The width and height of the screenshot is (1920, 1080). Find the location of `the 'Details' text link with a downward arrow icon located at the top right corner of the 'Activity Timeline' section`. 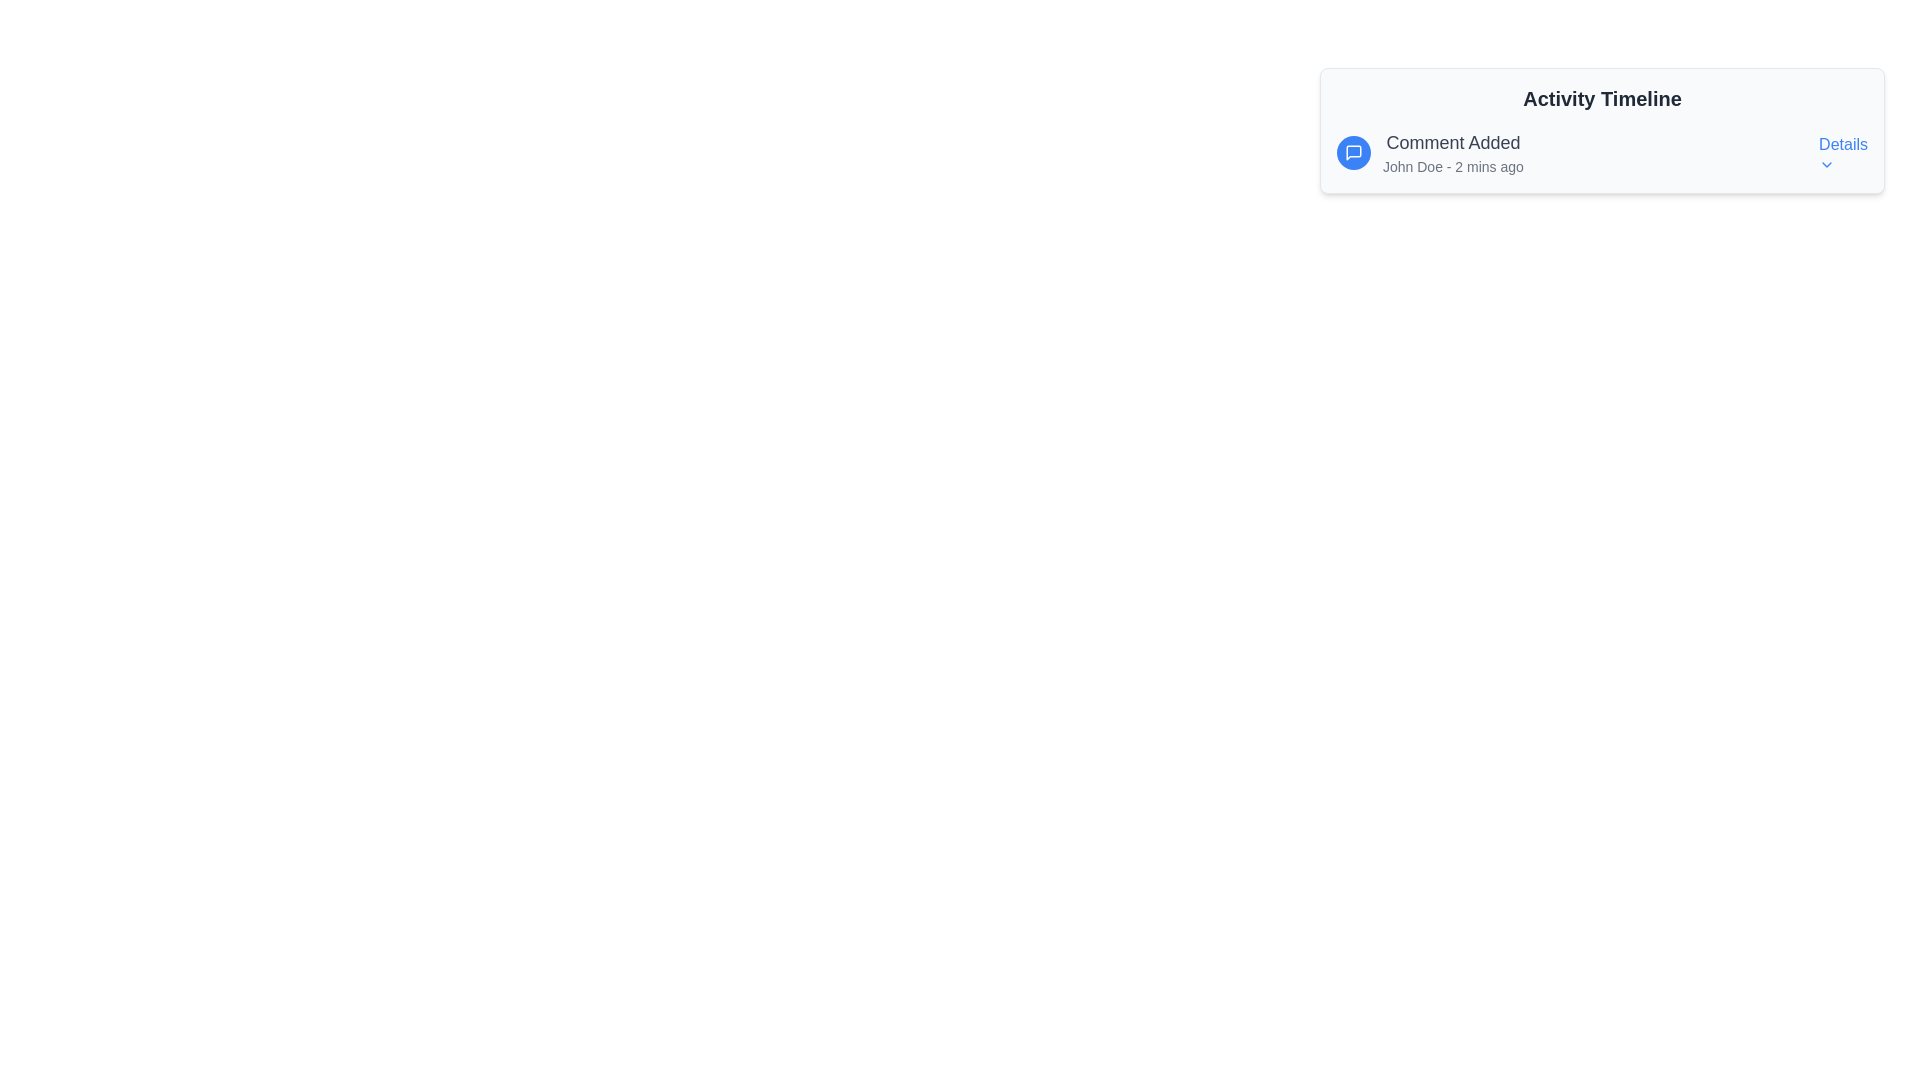

the 'Details' text link with a downward arrow icon located at the top right corner of the 'Activity Timeline' section is located at coordinates (1842, 152).